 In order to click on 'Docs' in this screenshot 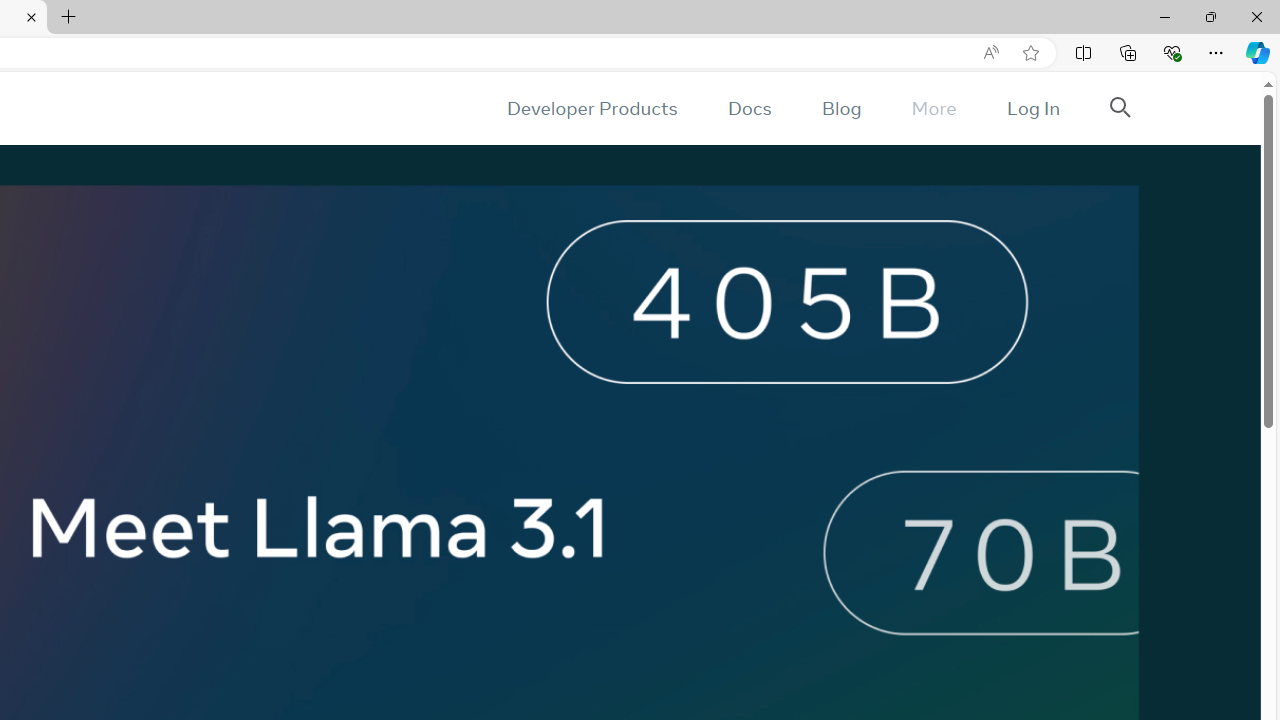, I will do `click(748, 108)`.